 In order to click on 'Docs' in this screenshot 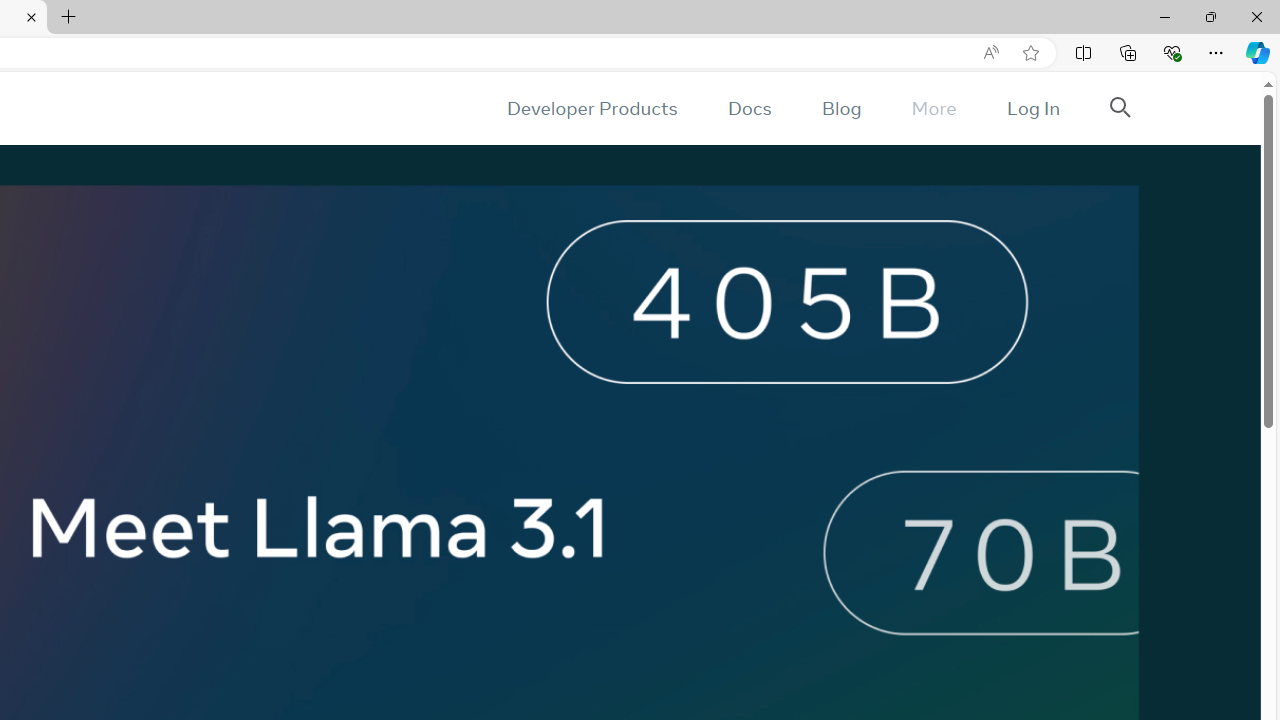, I will do `click(748, 108)`.